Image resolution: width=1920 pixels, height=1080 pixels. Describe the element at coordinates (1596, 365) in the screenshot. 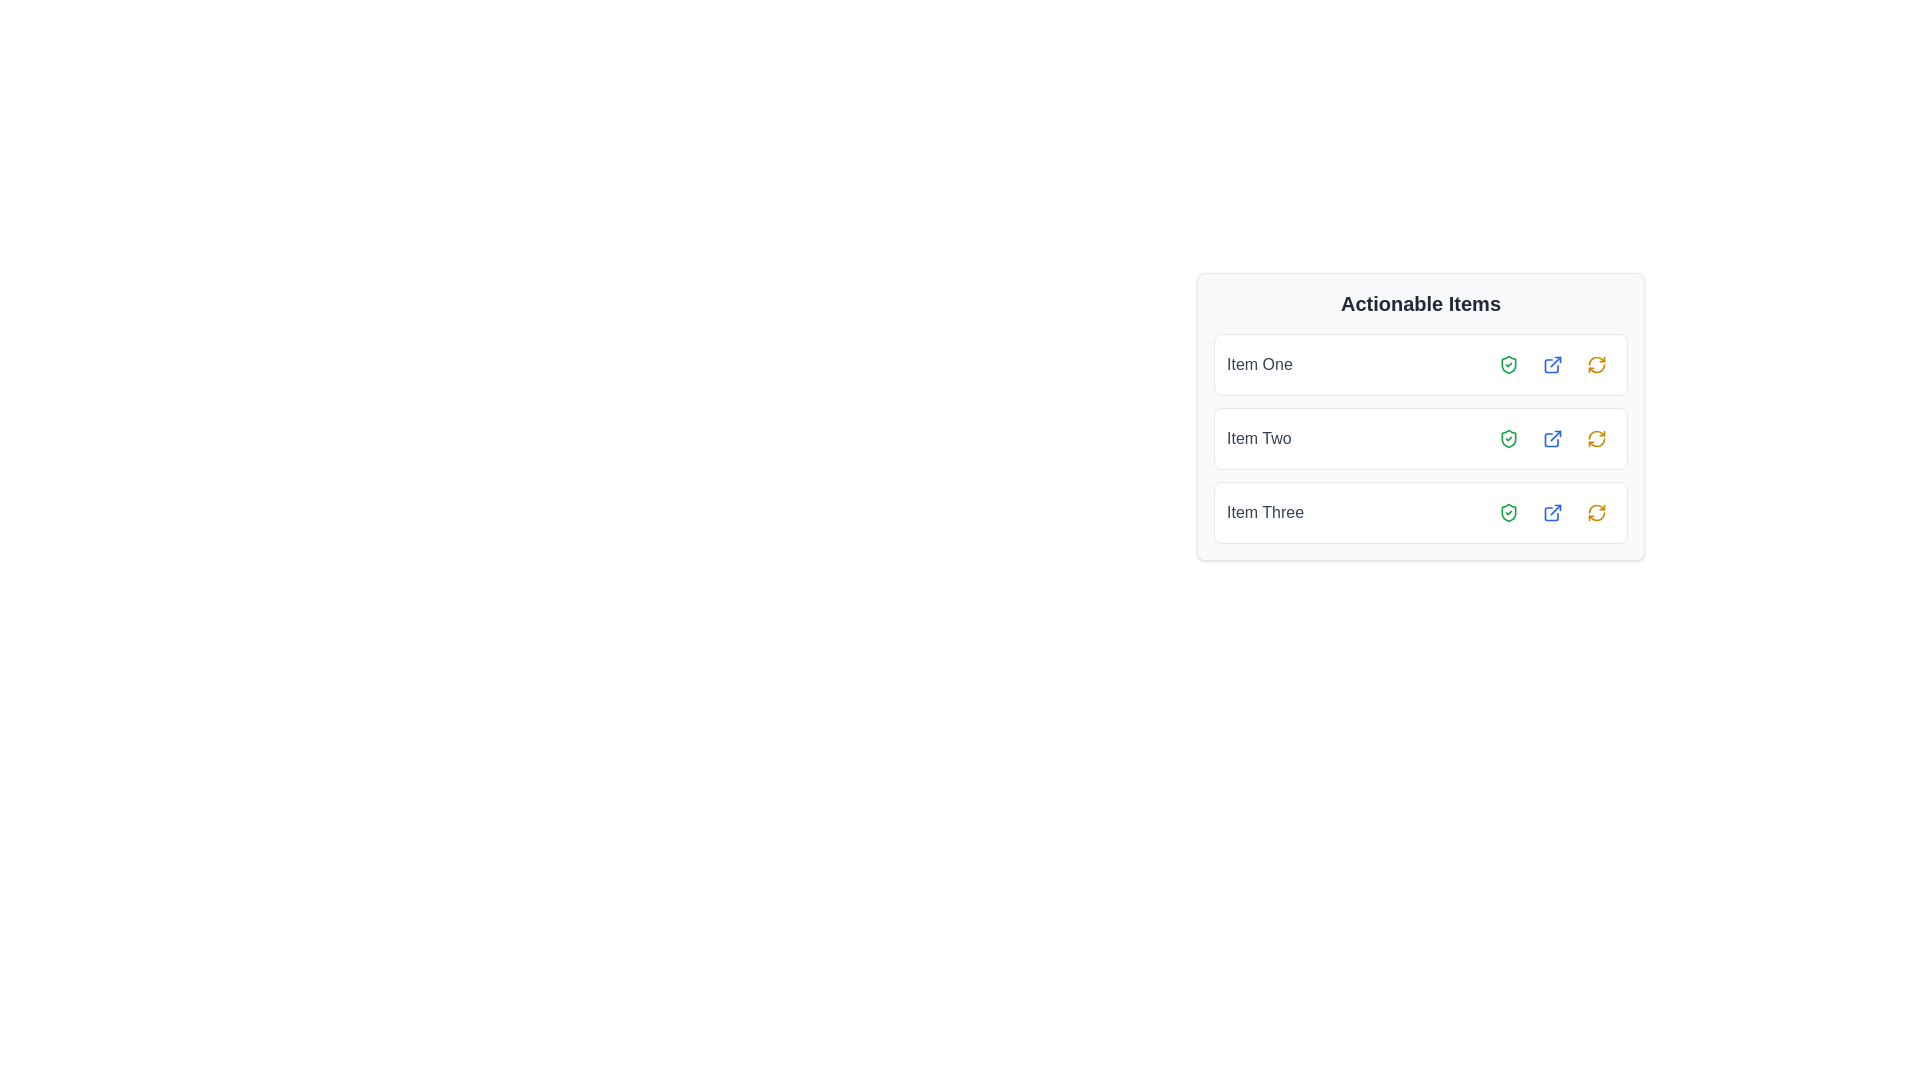

I see `the circular yellow refresh icon in the last column of the first row of the 'Actionable Items' table to refresh 'Item One'` at that location.